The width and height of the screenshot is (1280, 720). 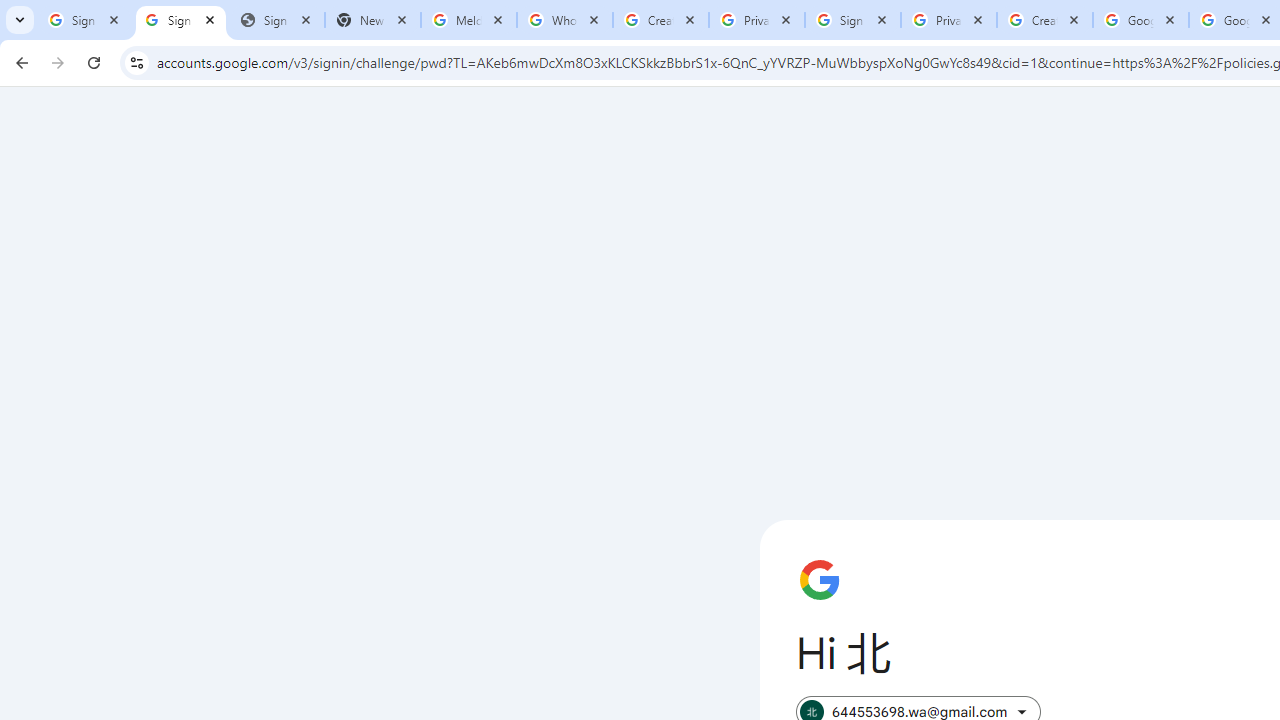 I want to click on 'Who is my administrator? - Google Account Help', so click(x=564, y=20).